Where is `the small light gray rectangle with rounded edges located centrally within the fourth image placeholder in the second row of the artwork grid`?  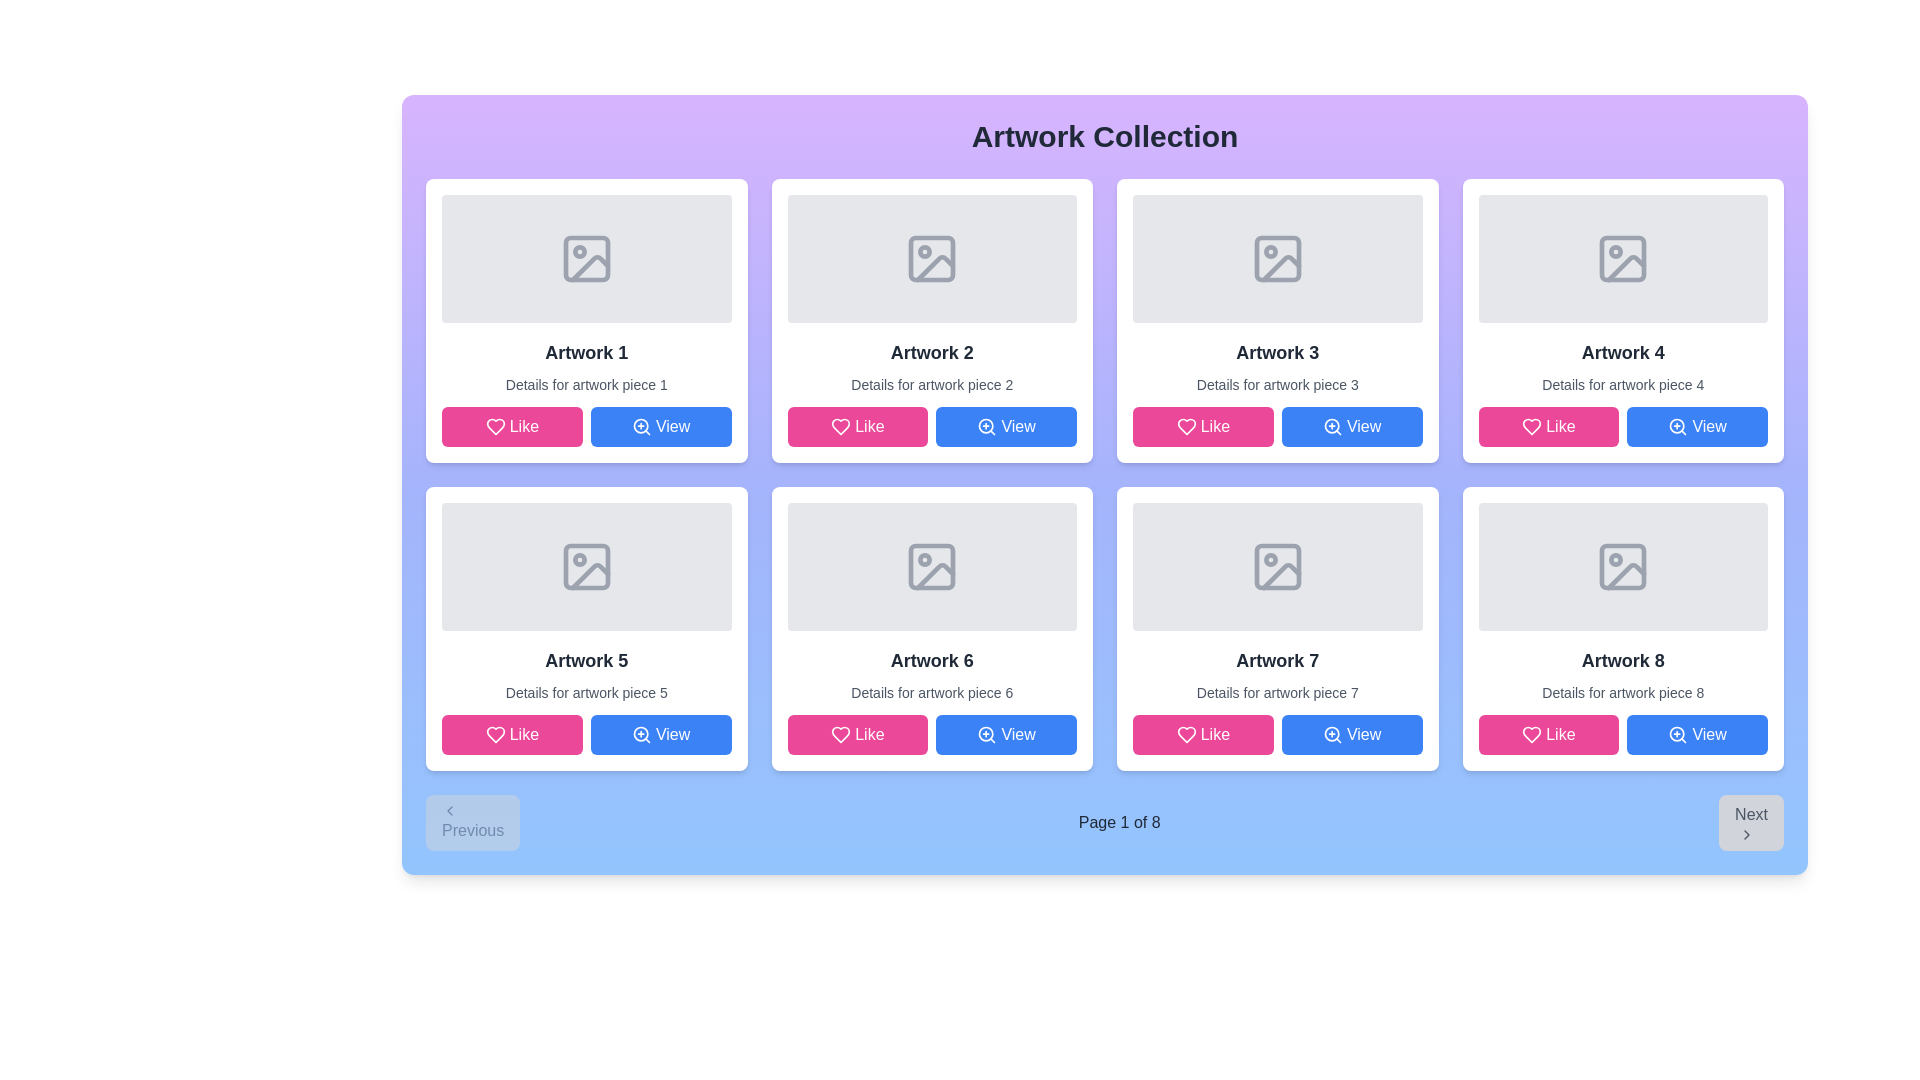 the small light gray rectangle with rounded edges located centrally within the fourth image placeholder in the second row of the artwork grid is located at coordinates (1623, 567).